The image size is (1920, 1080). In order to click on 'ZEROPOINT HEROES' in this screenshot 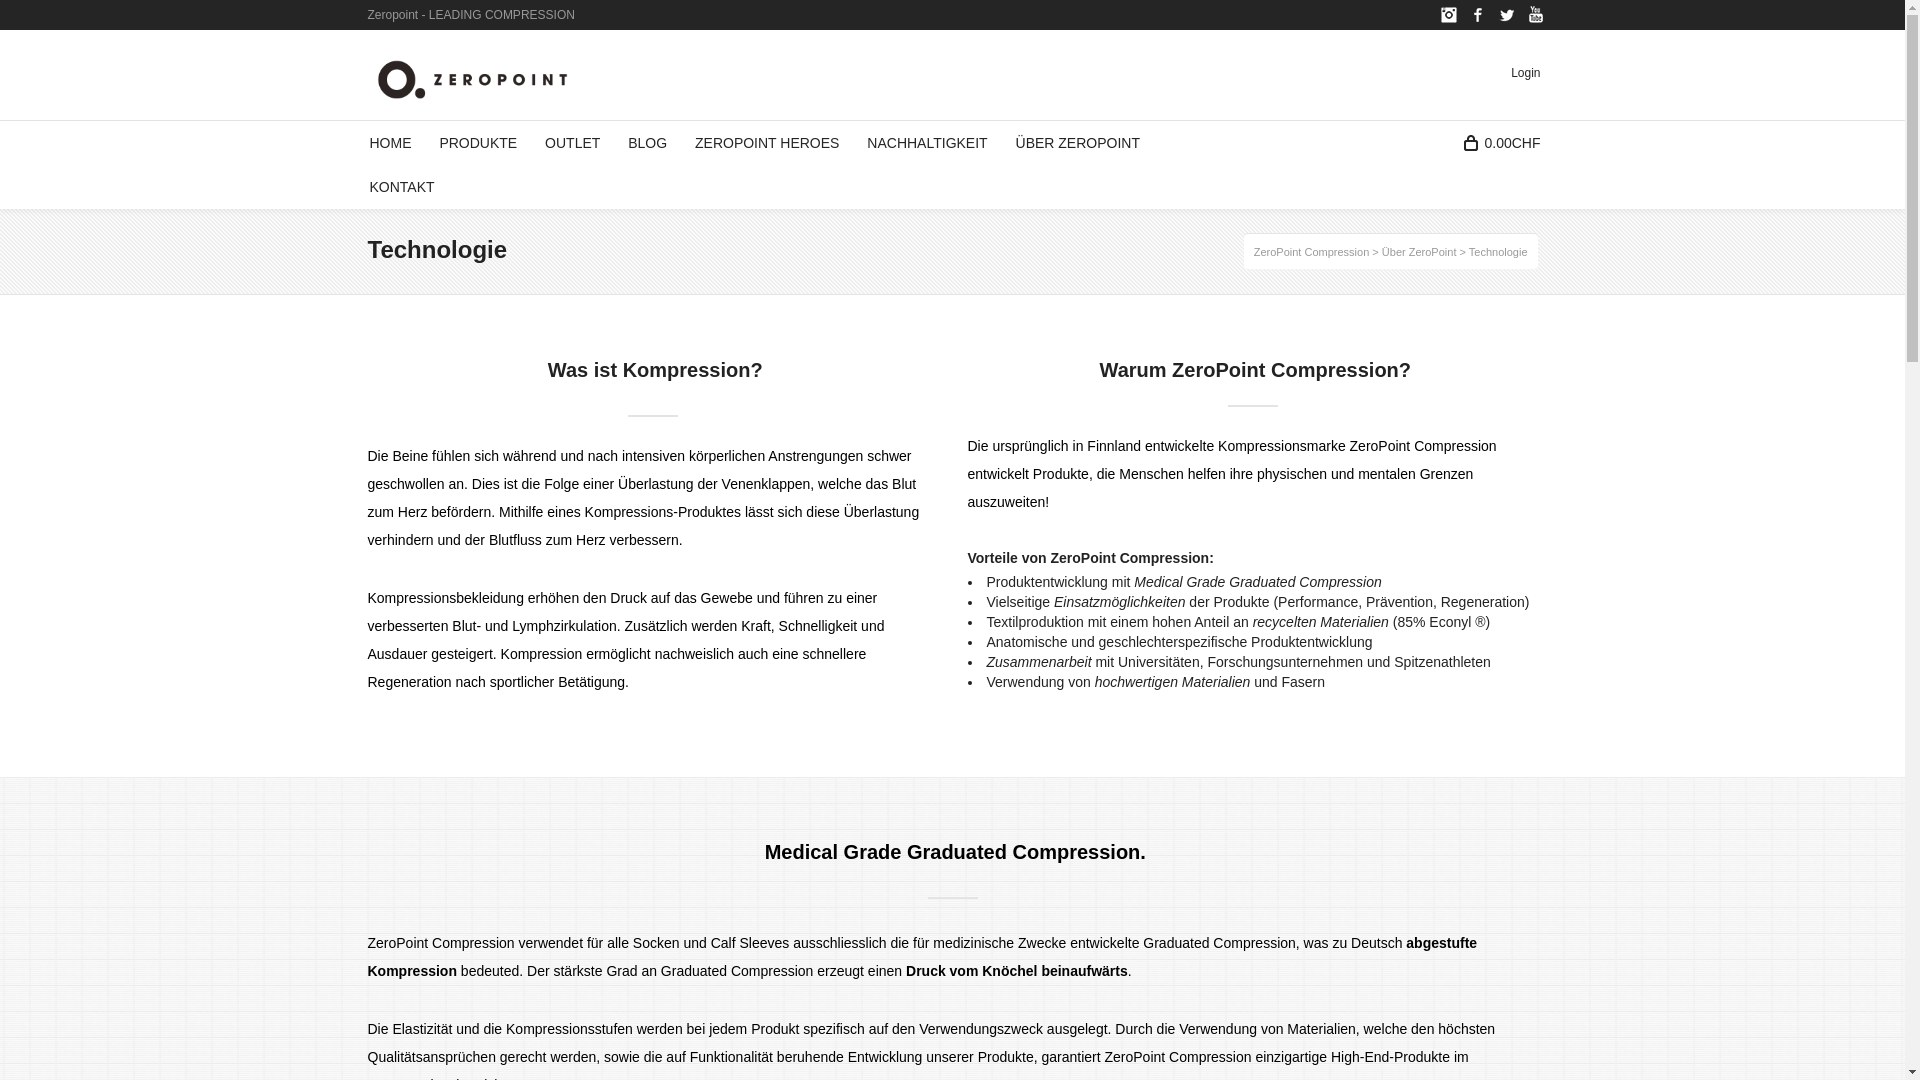, I will do `click(766, 141)`.